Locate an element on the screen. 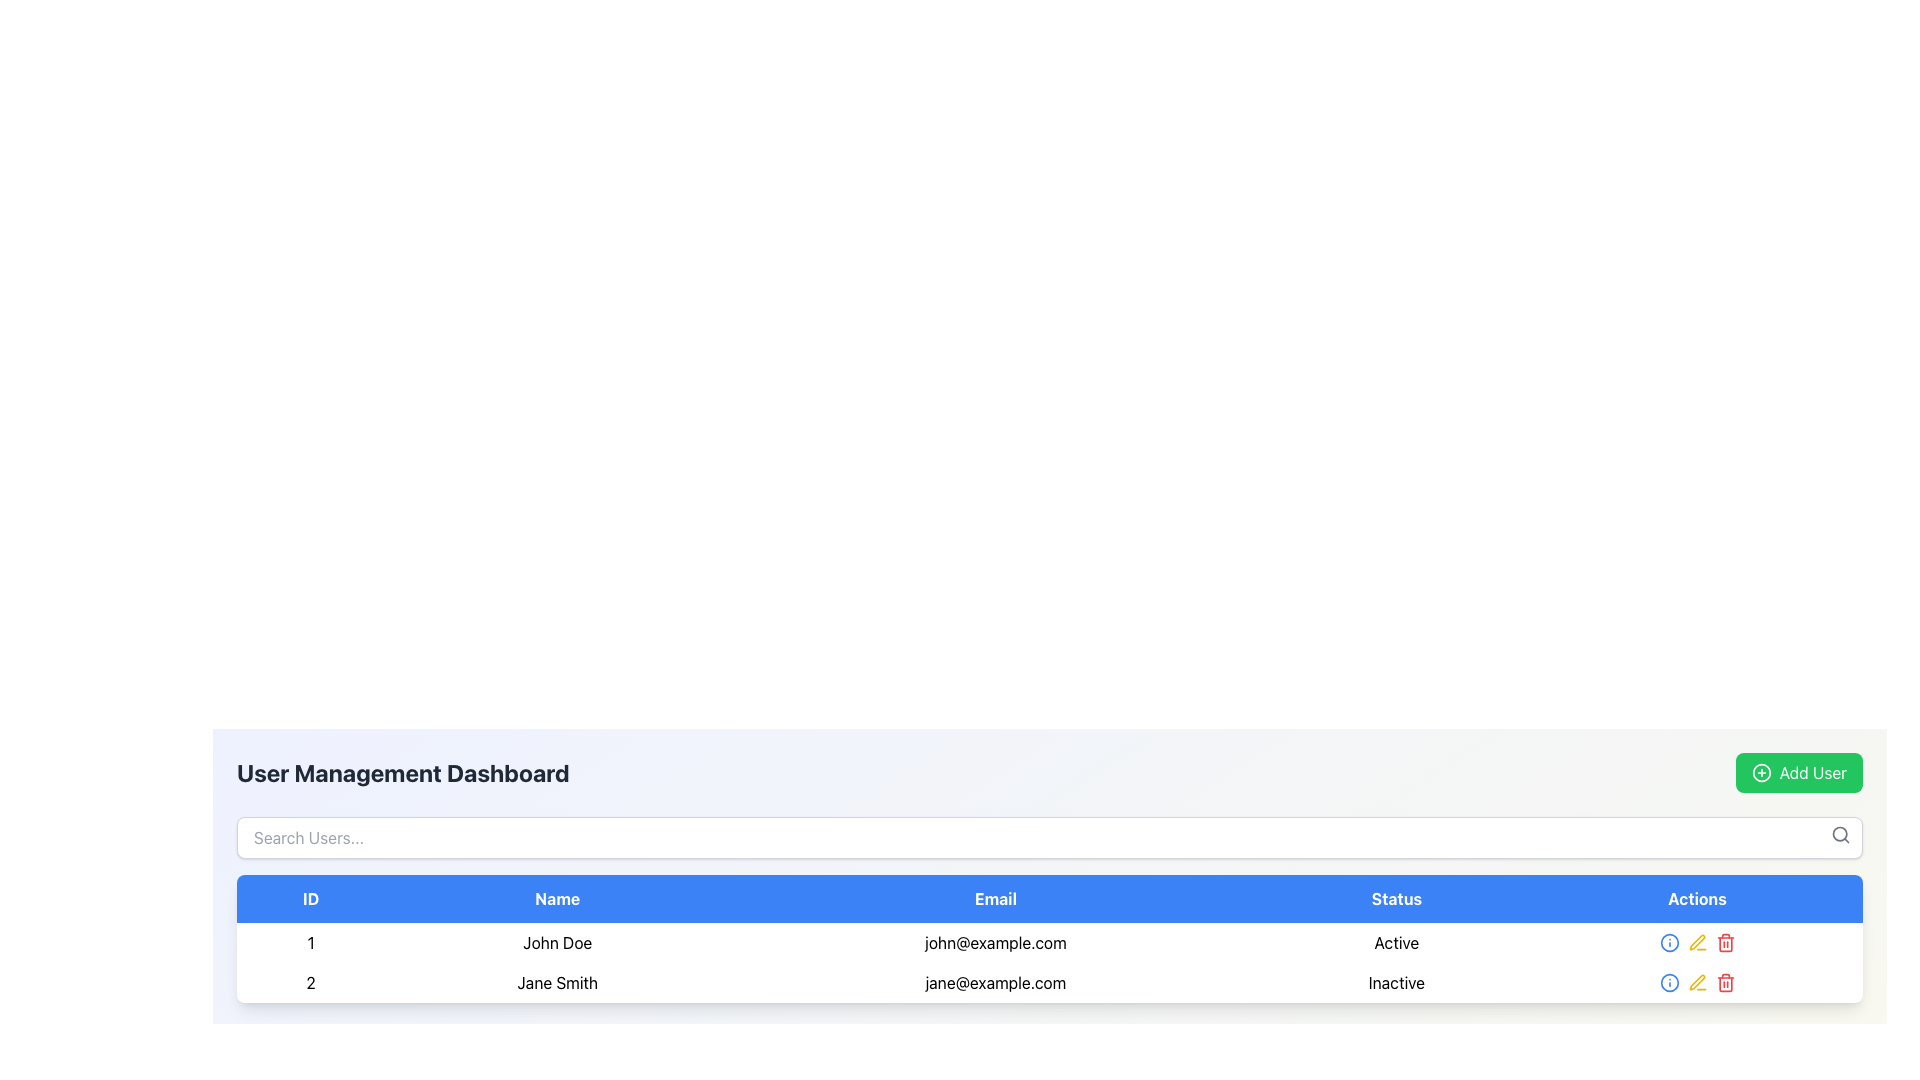  the pencil icon button located in the 'Actions' column of the second row corresponding to 'Jane Smith' is located at coordinates (1696, 982).